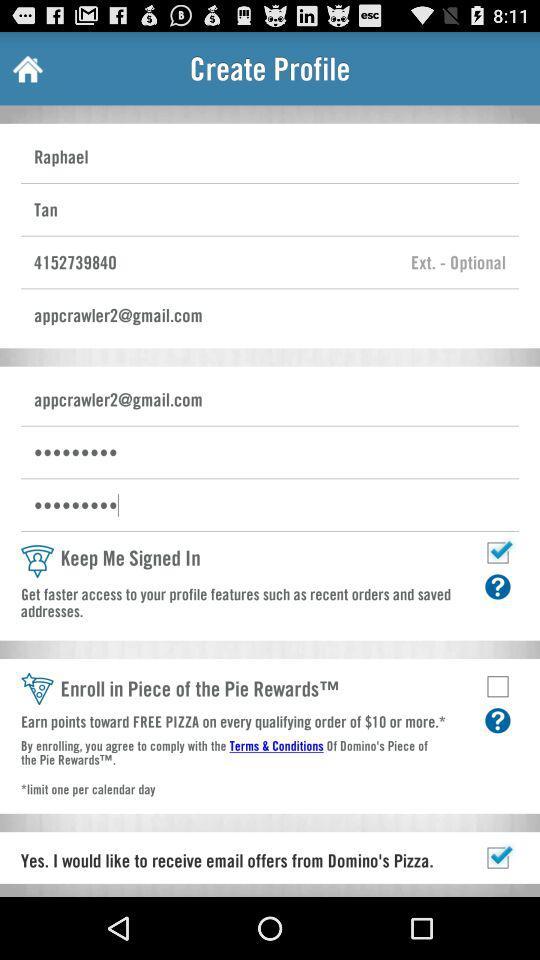 The width and height of the screenshot is (540, 960). I want to click on see more information, so click(496, 720).